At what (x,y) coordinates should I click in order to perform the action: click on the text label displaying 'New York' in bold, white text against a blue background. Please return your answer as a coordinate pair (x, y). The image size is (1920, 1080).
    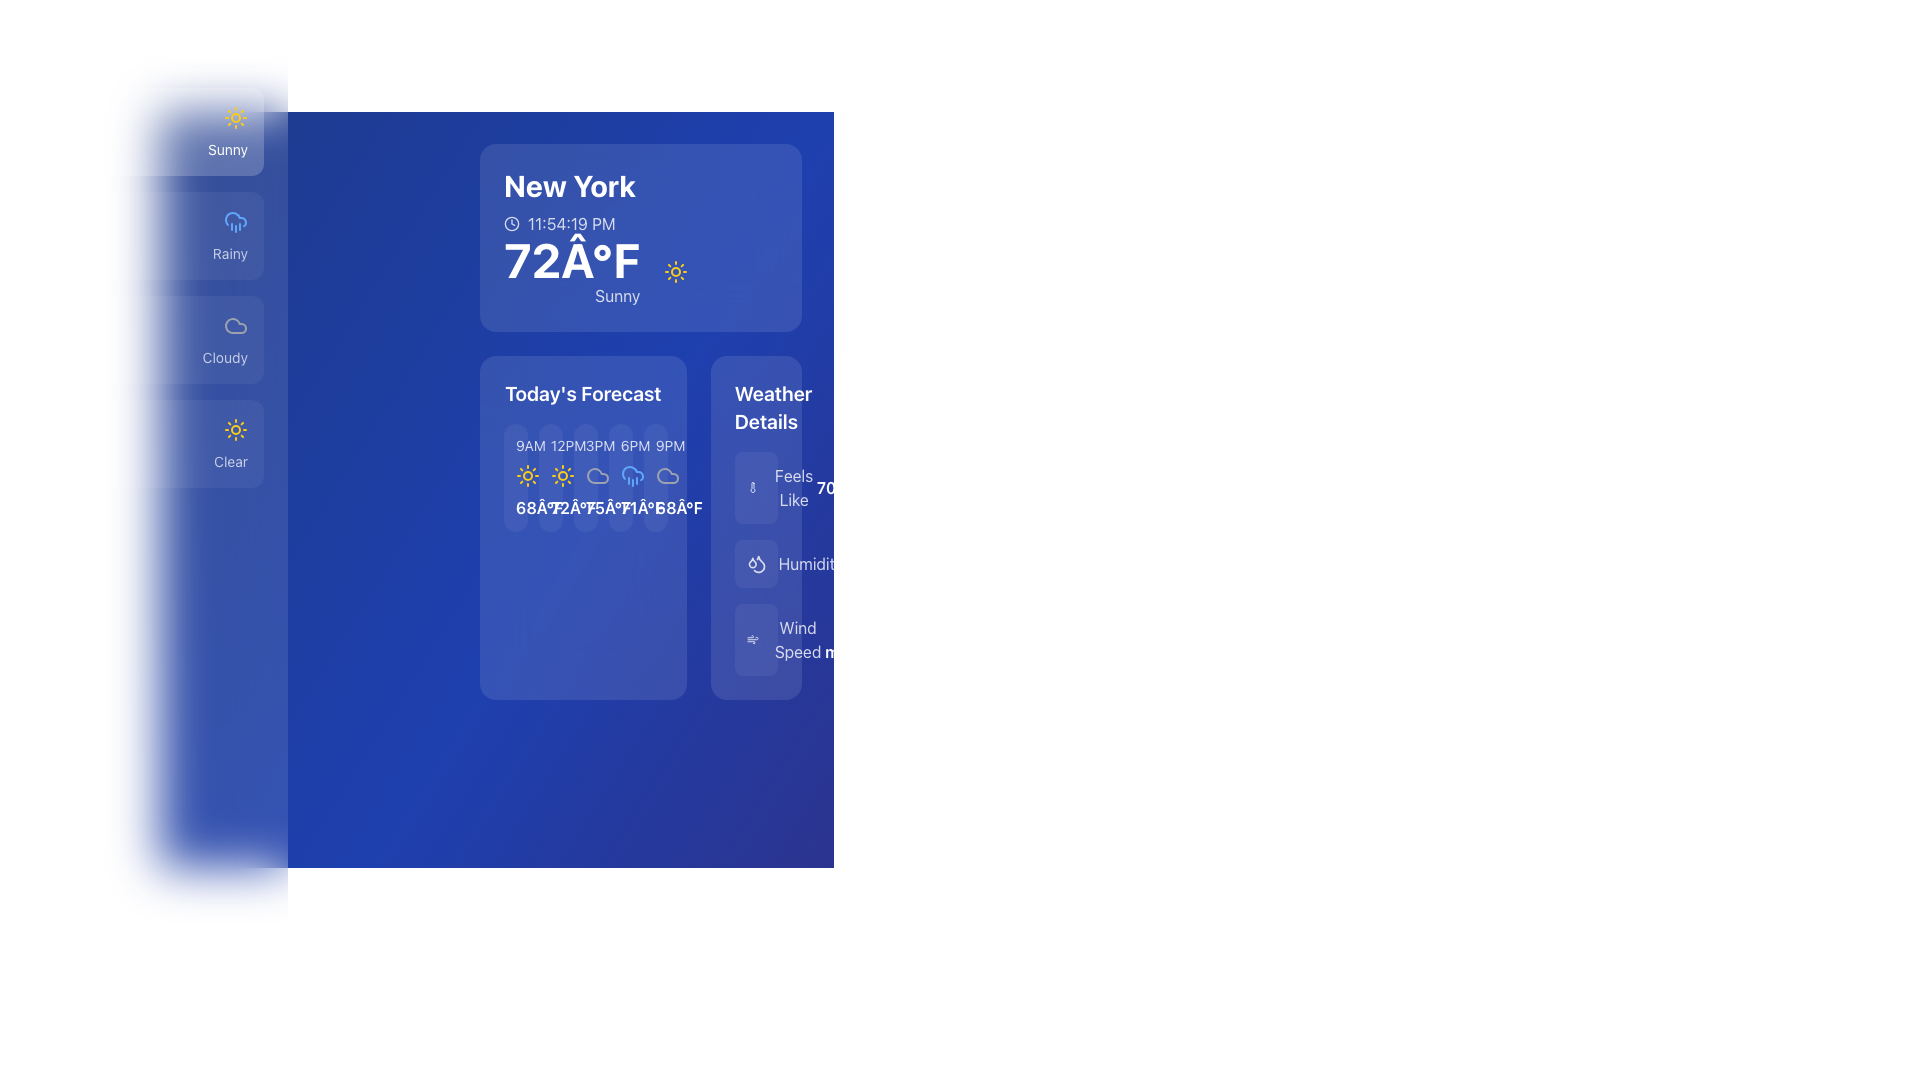
    Looking at the image, I should click on (568, 185).